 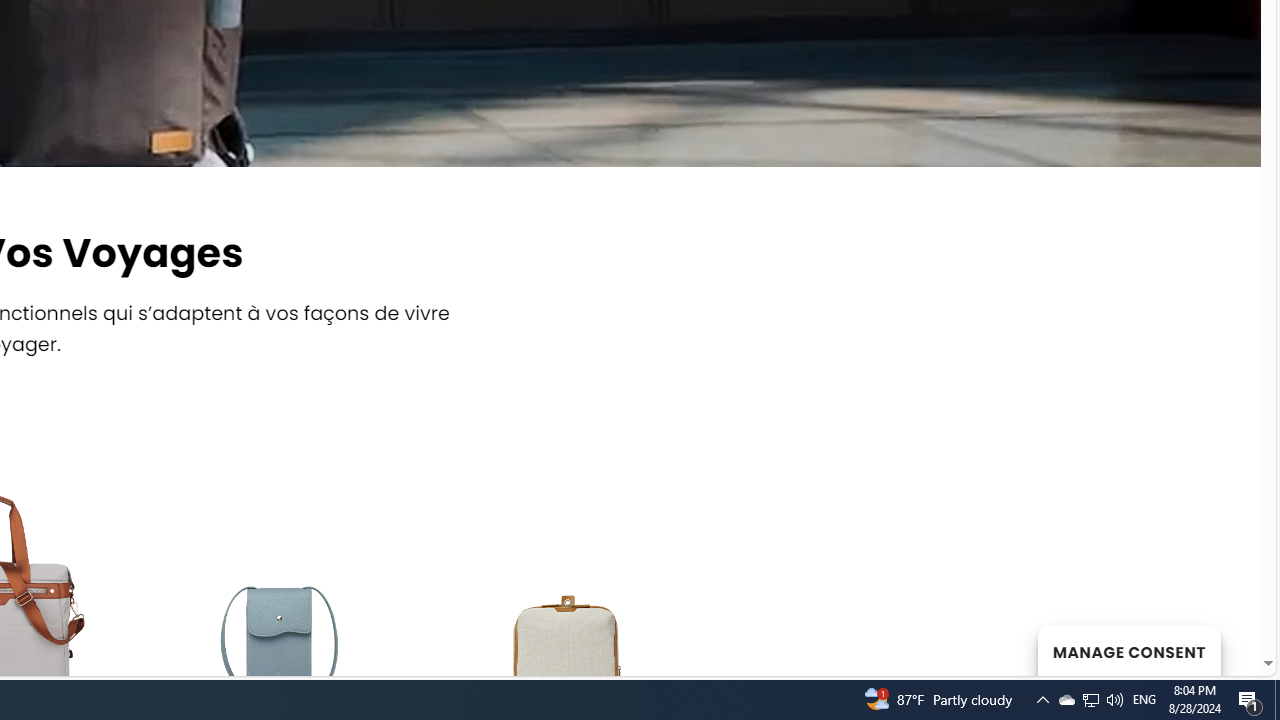 I want to click on 'MANAGE CONSENT', so click(x=1128, y=650).